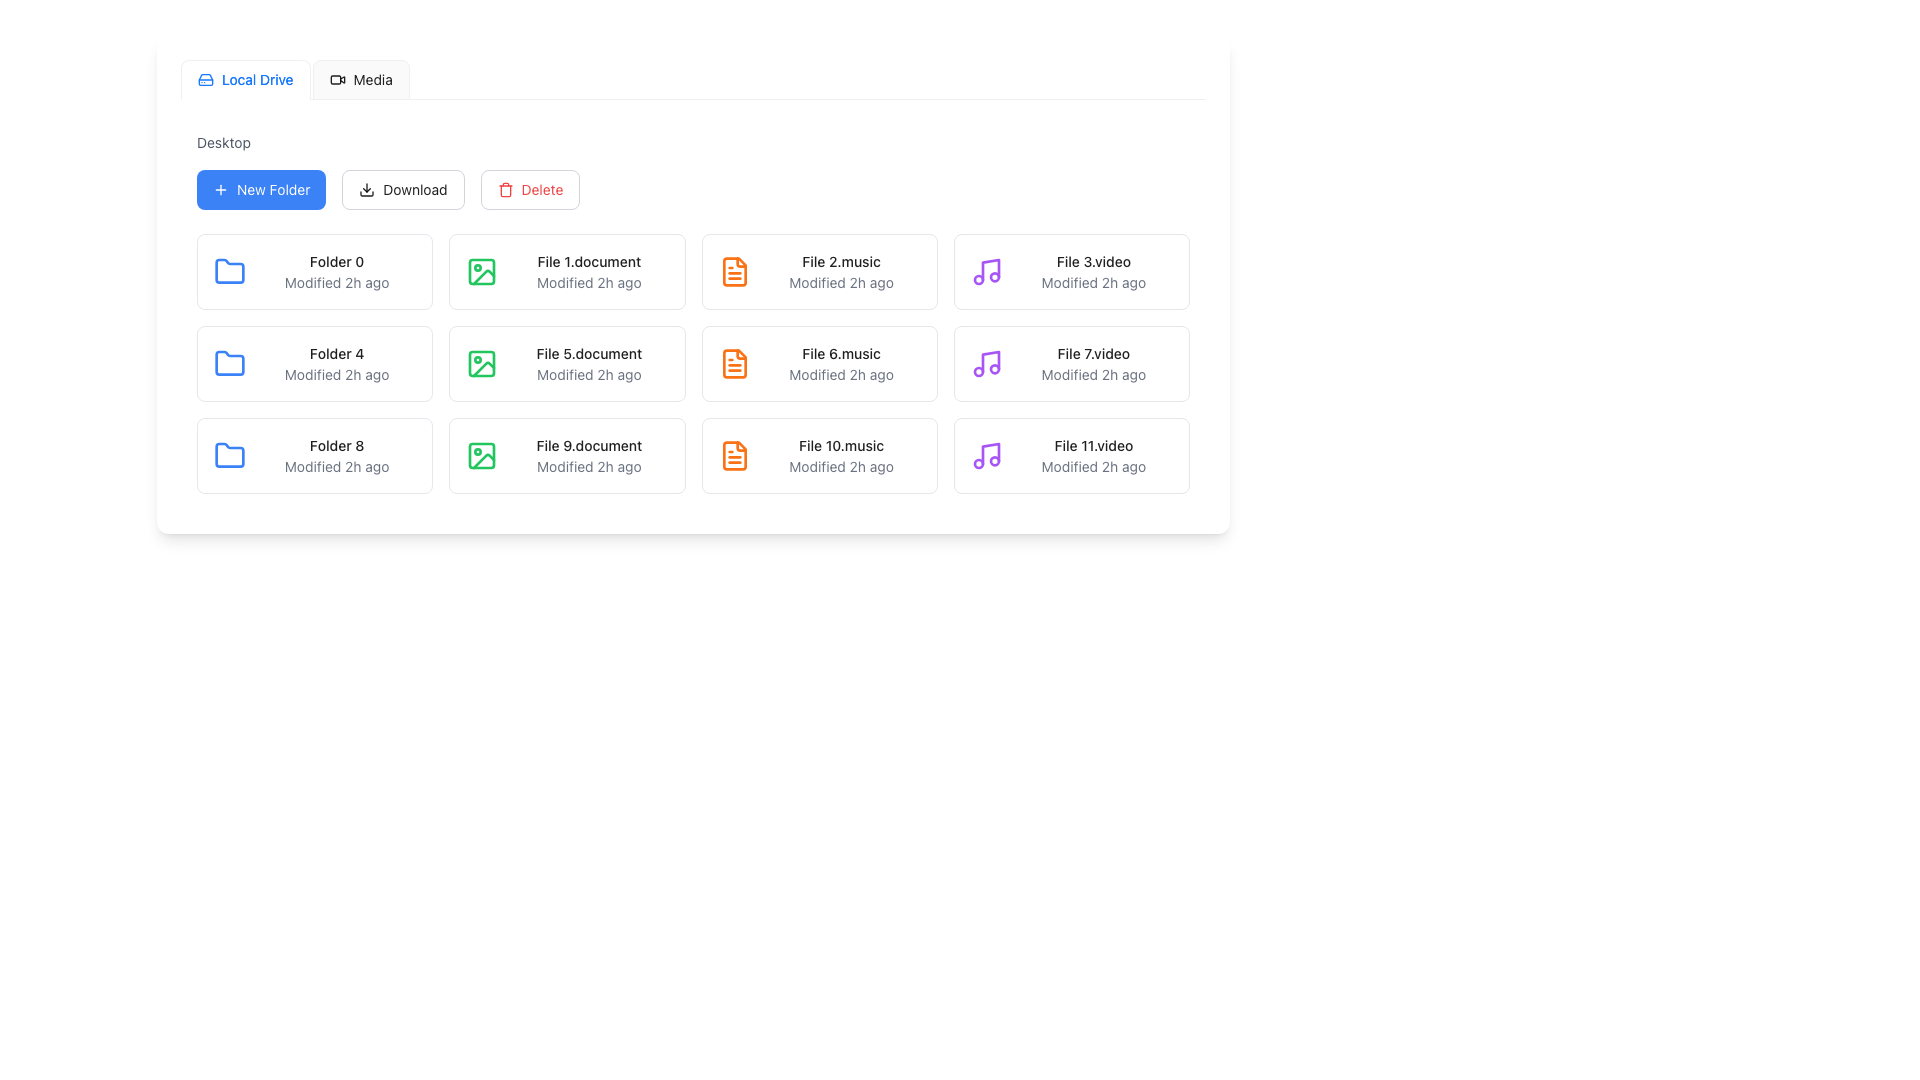  Describe the element at coordinates (588, 455) in the screenshot. I see `the File card representing 'File 9.document' located in the second column and third row of the file grid` at that location.